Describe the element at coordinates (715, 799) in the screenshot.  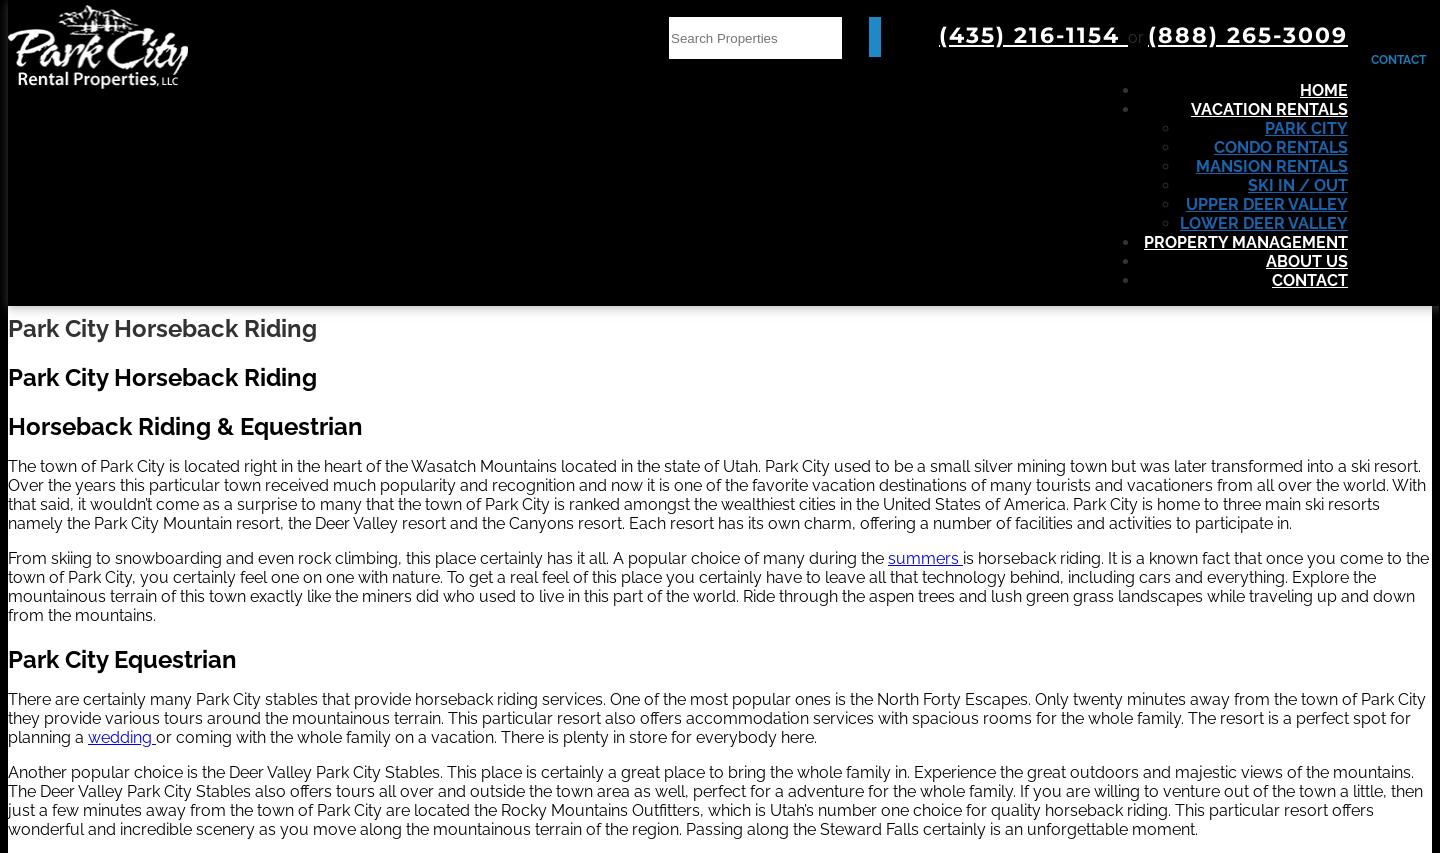
I see `'Another popular choice is the Deer Valley Park City Stables. This place is certainly a great place to bring the whole family in. Experience the great outdoors and majestic views of the mountains. The Deer Valley Park City Stables also offers tours all over and outside the town area as well, perfect for a adventure for the whole family. If you are willing to venture out of the town a little, then just a few minutes away from the town of Park City are located the Rocky Mountains Outfitters, which is Utah’s number one choice for quality horseback riding. This particular resort offers wonderful and incredible scenery as you move along the mountainous terrain of the region. Passing along the Steward Falls certainly is an unforgettable moment.'` at that location.